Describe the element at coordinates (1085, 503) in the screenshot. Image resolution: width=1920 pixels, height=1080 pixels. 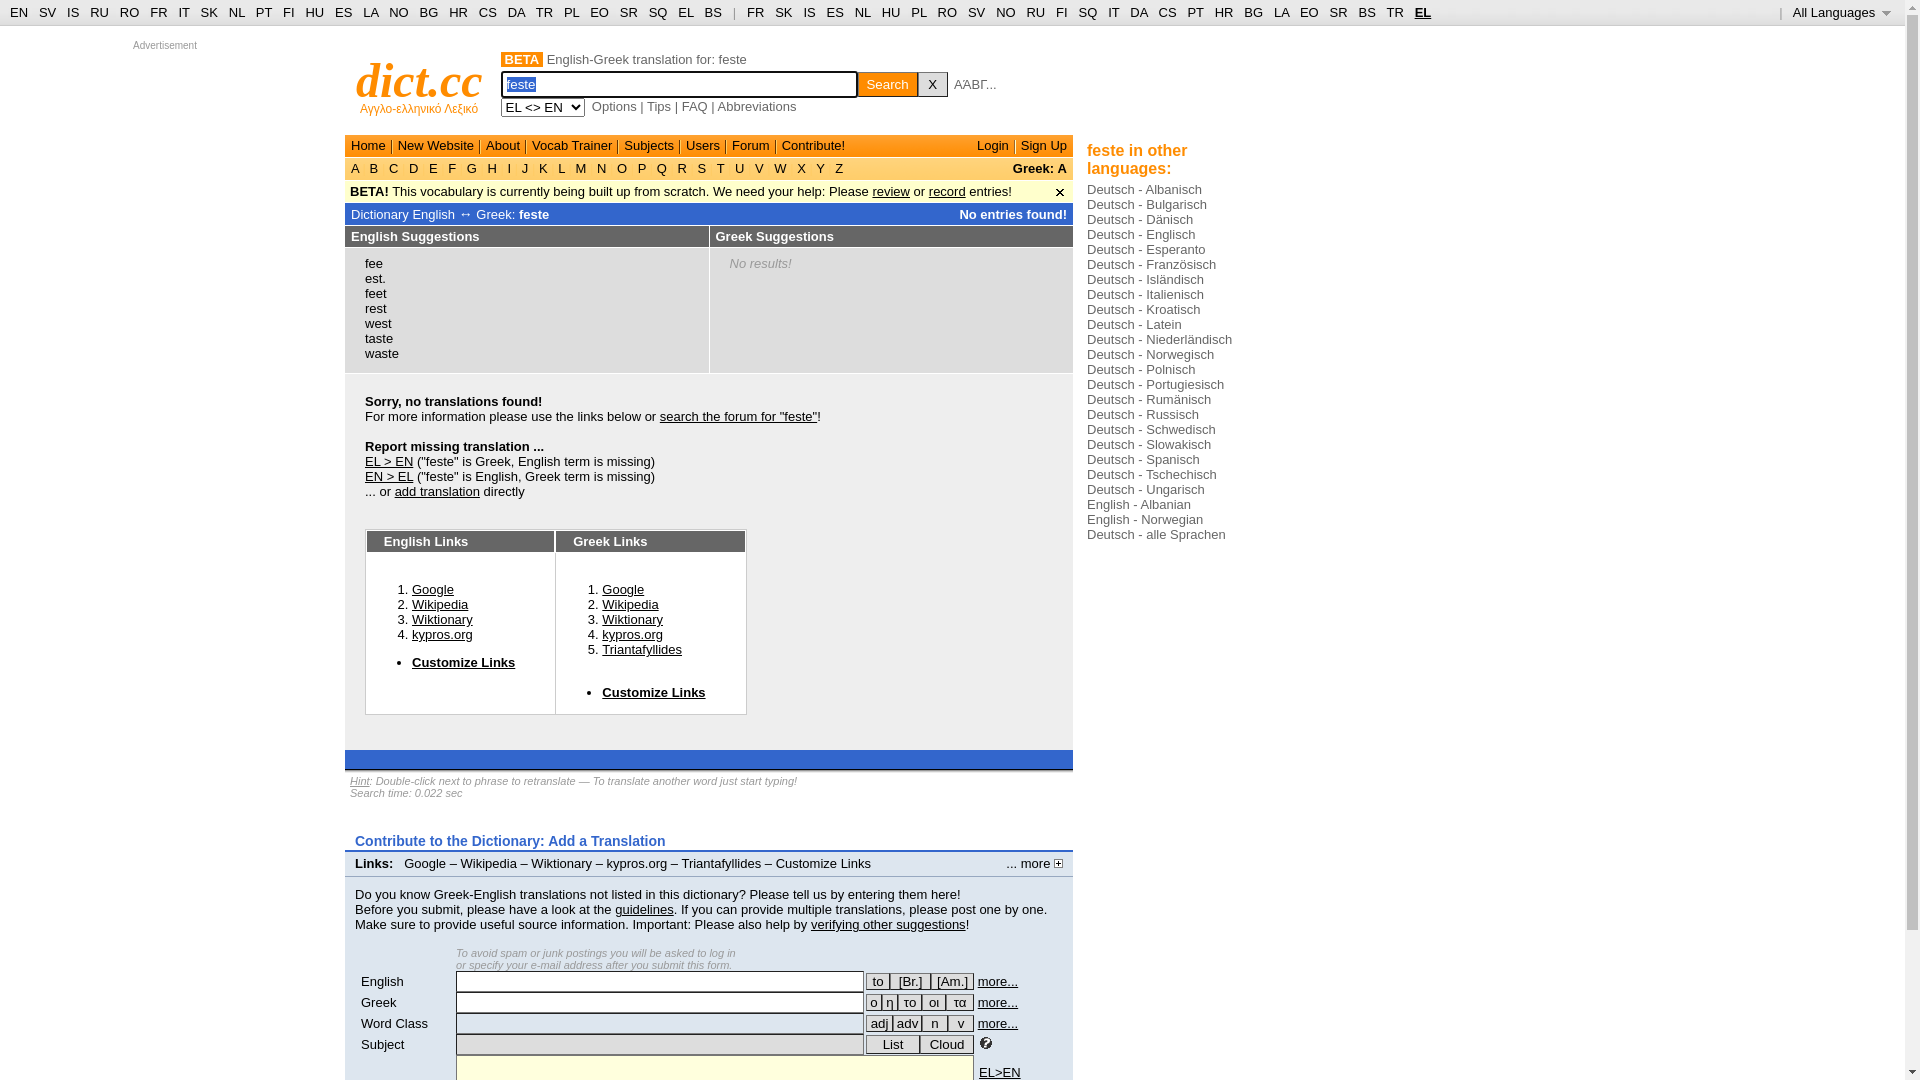
I see `'English - Albanian'` at that location.